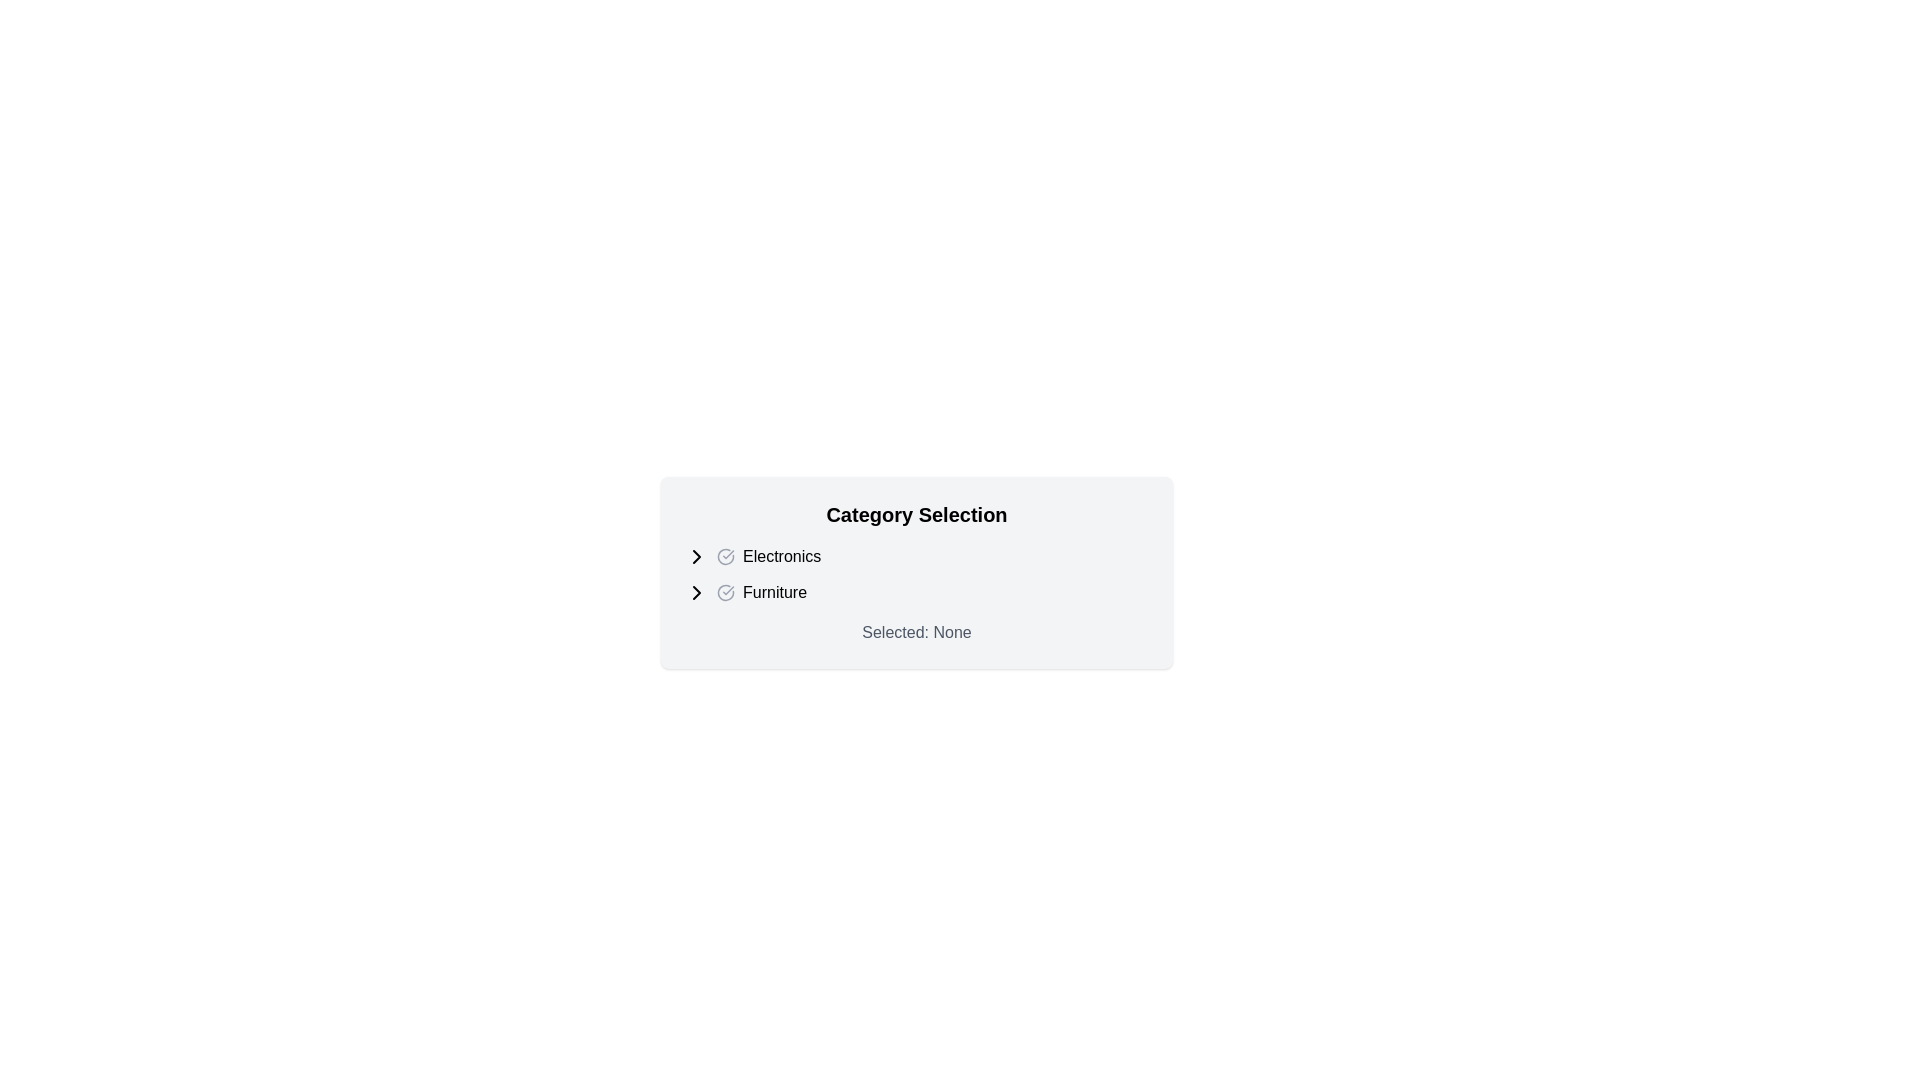  What do you see at coordinates (696, 592) in the screenshot?
I see `the Icon located` at bounding box center [696, 592].